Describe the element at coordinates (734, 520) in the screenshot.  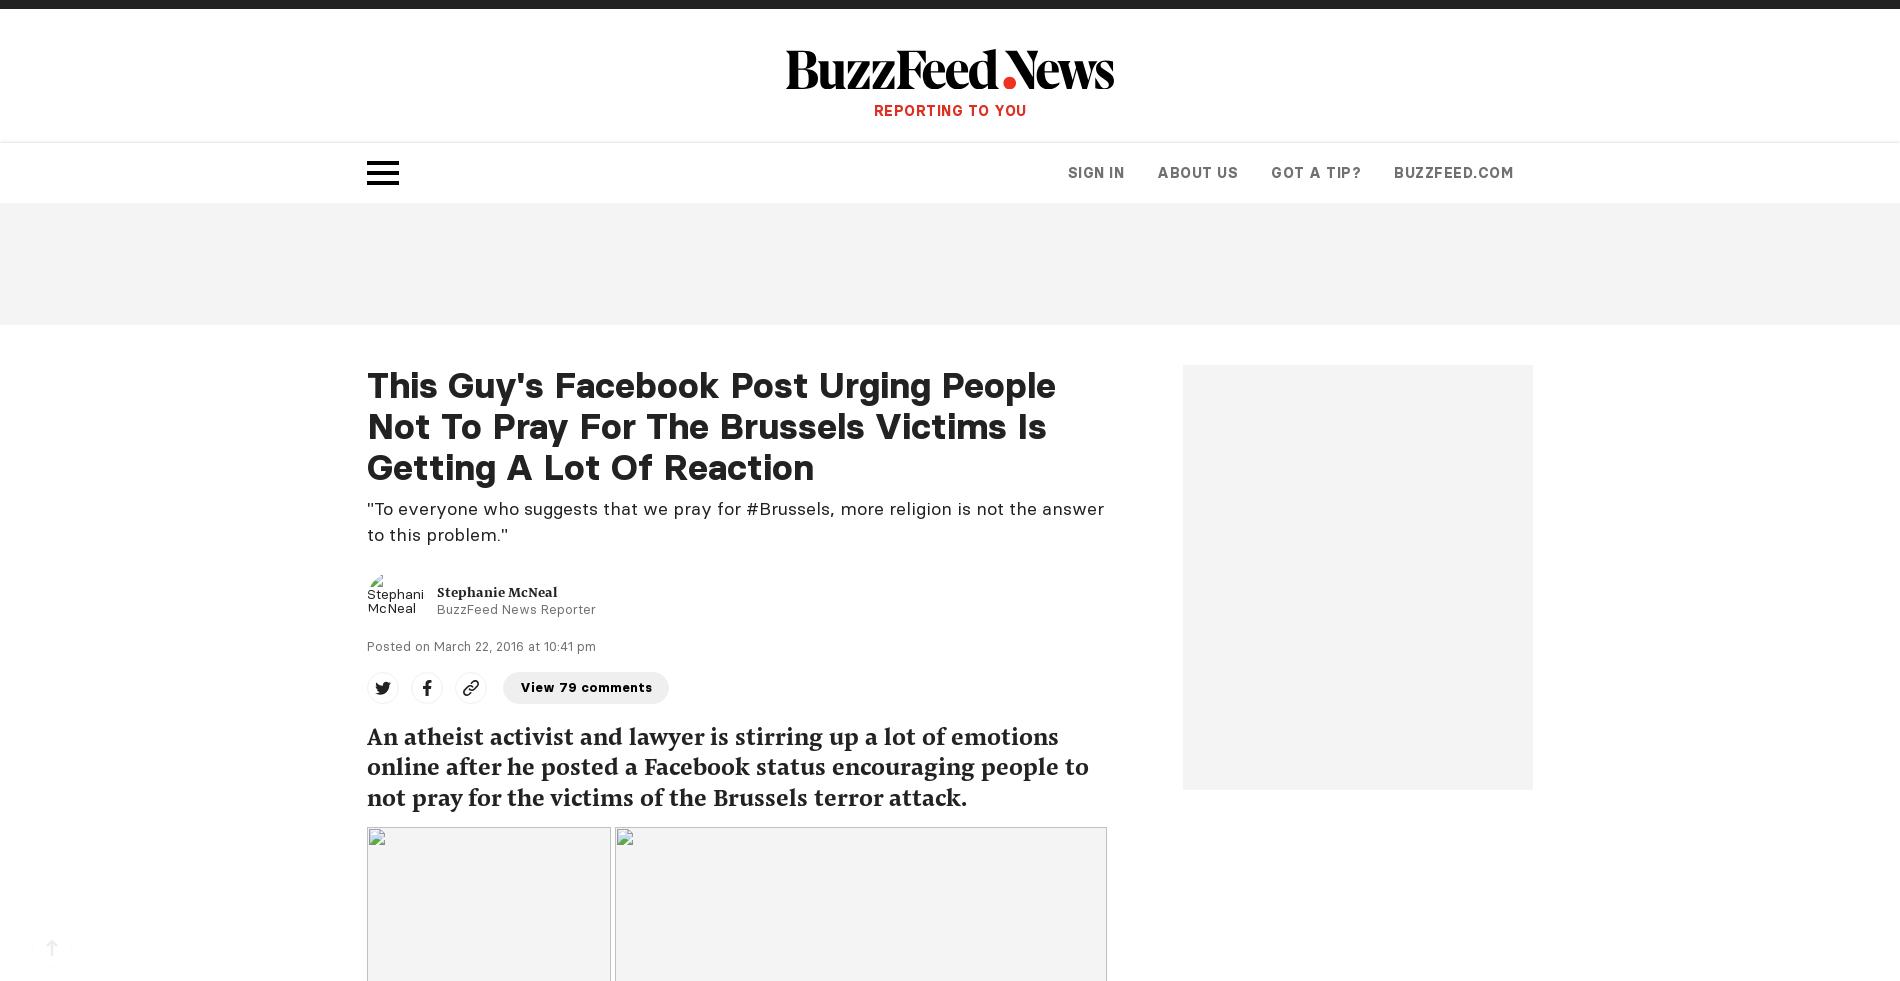
I see `'"To everyone who suggests that we pray for ‪#‎Brussels‬, more religion is not the answer to this problem."'` at that location.